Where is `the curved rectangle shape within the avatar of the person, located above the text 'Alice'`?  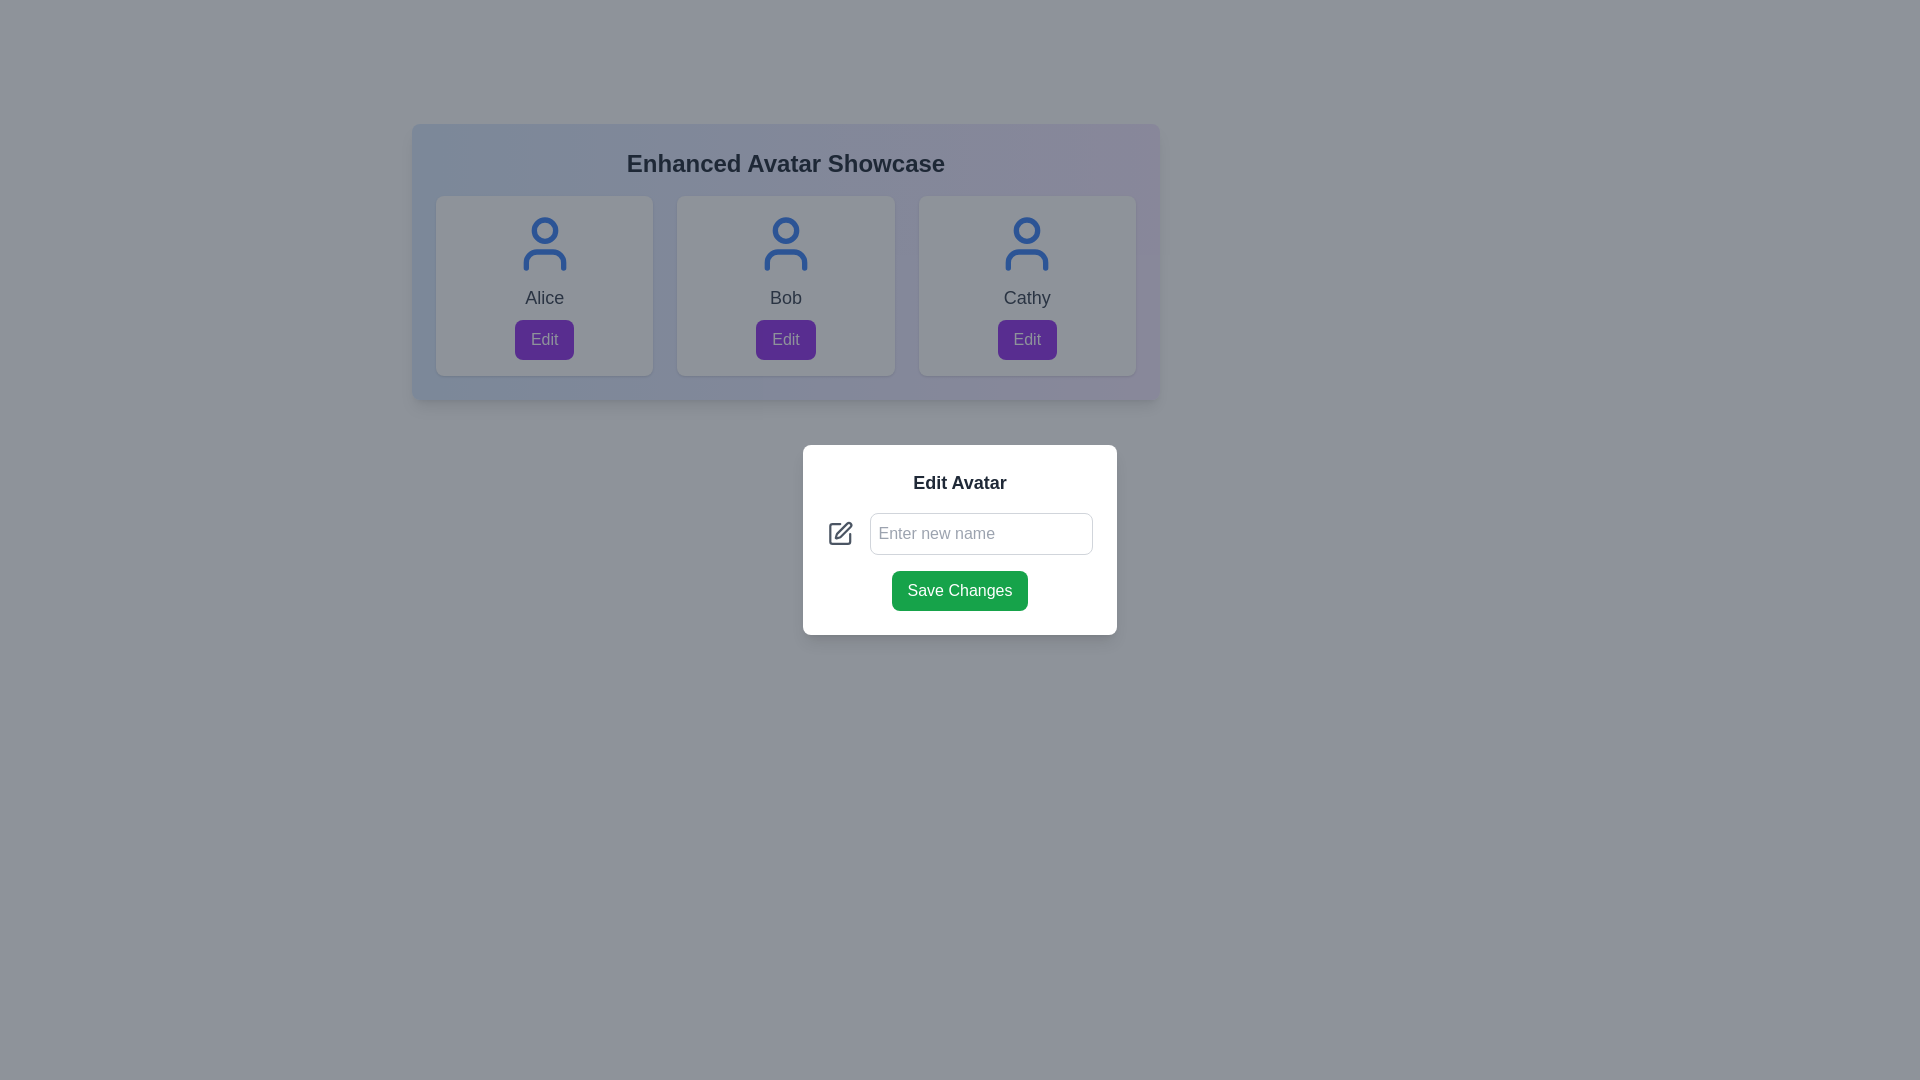
the curved rectangle shape within the avatar of the person, located above the text 'Alice' is located at coordinates (544, 258).